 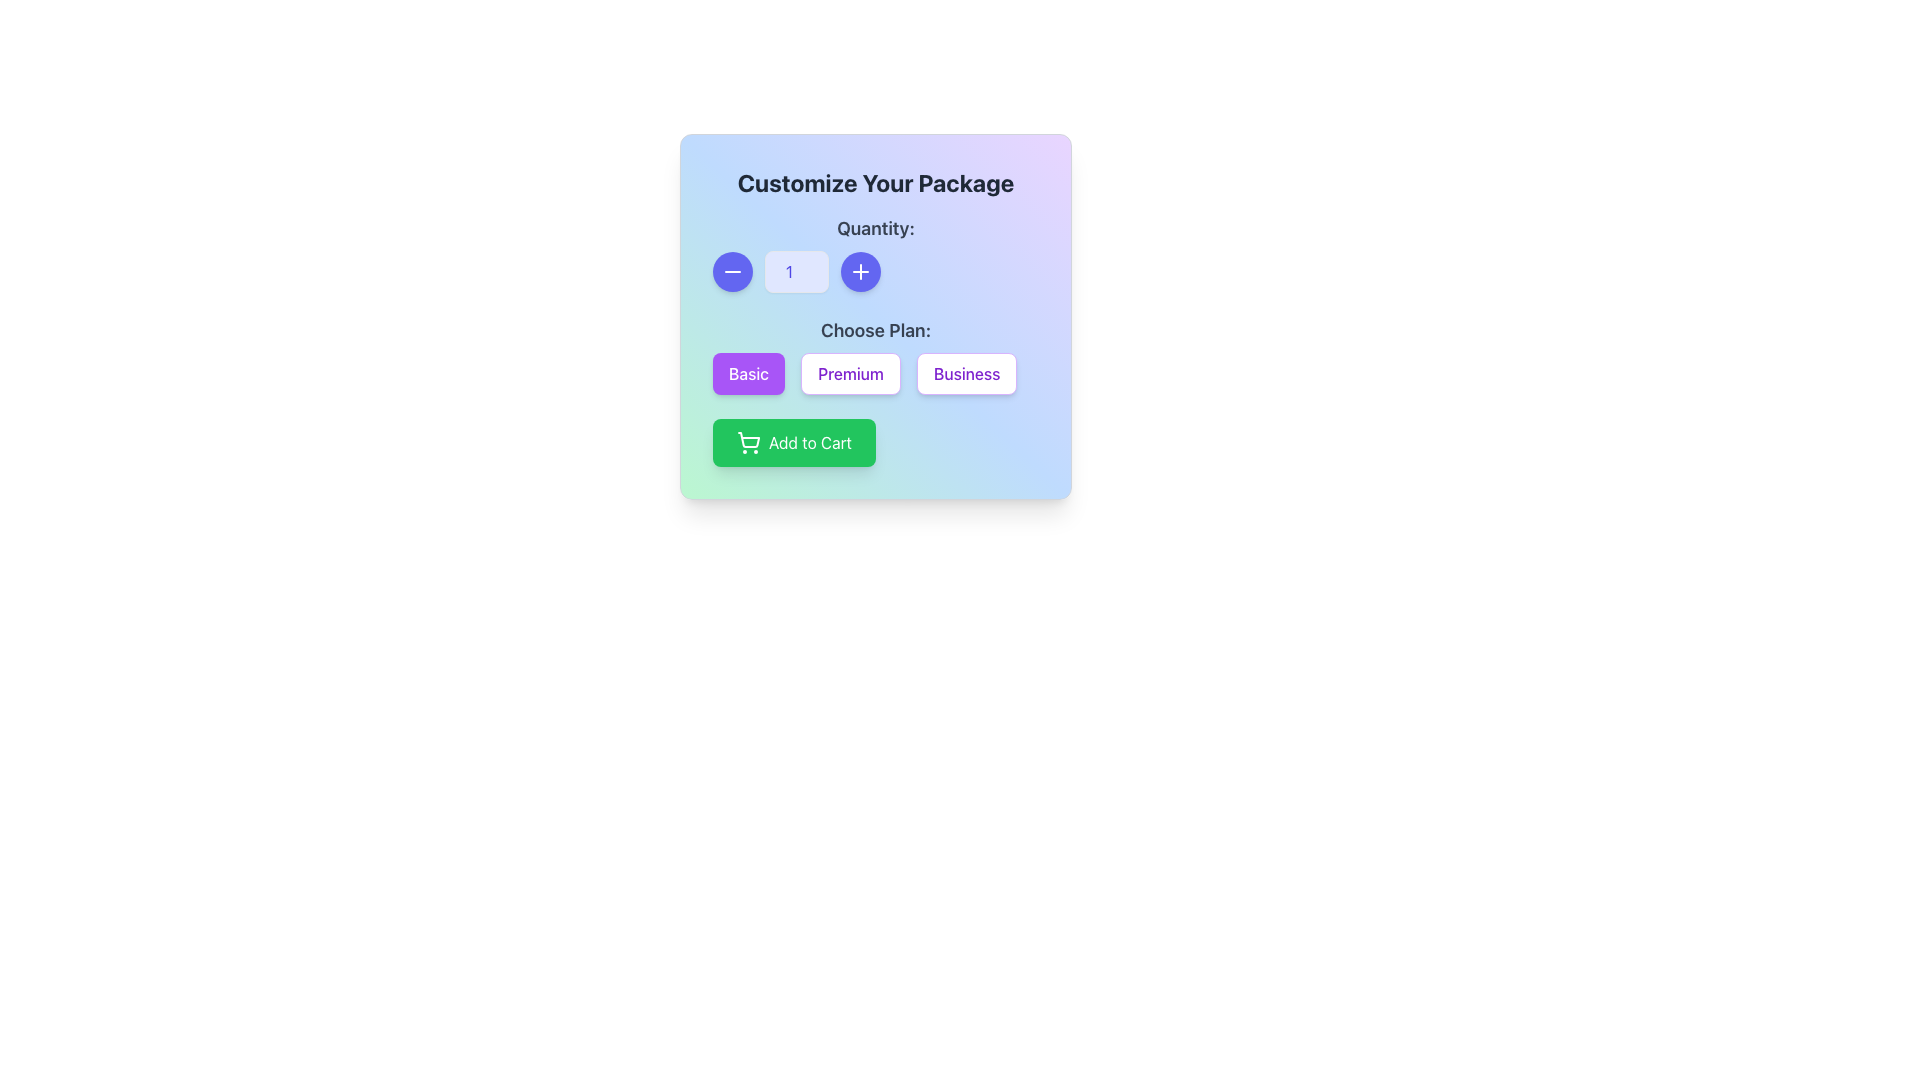 What do you see at coordinates (860, 272) in the screenshot?
I see `the circular button with a filled indigo background and a white plus icon` at bounding box center [860, 272].